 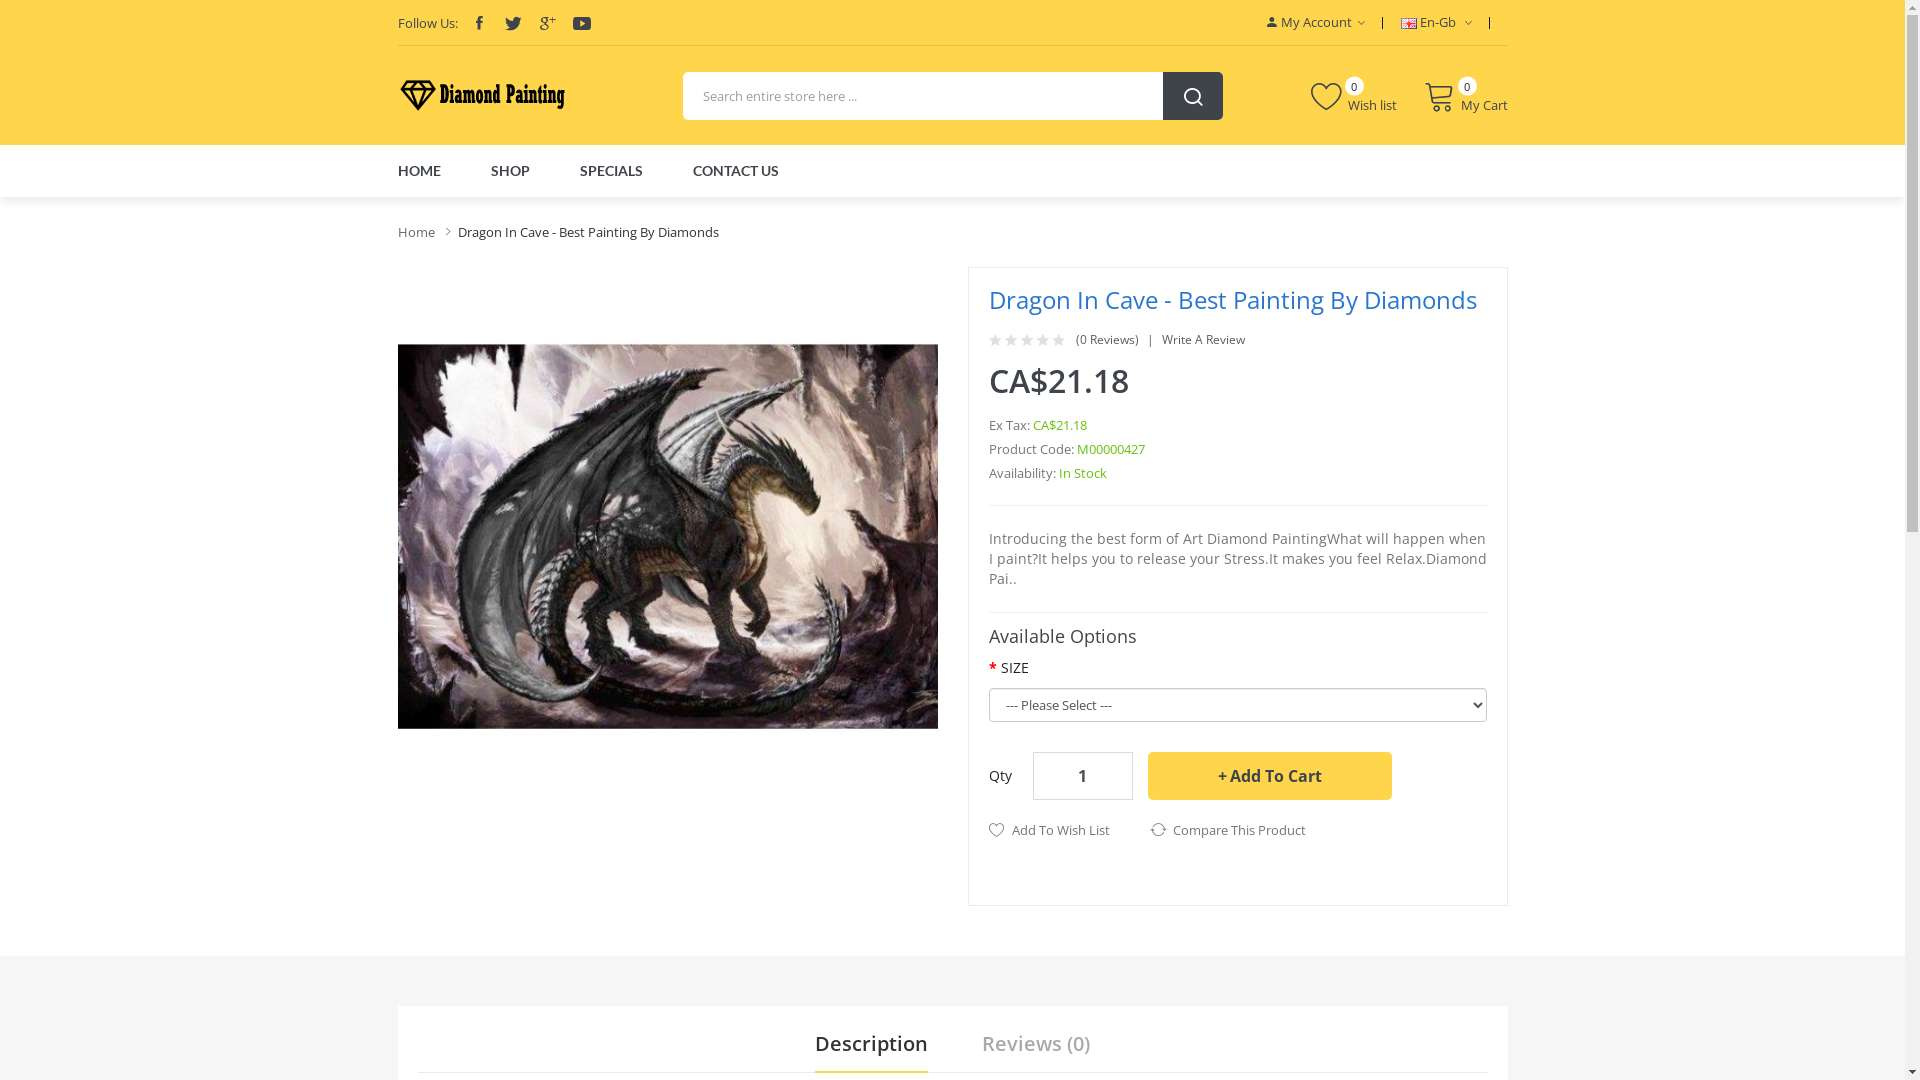 What do you see at coordinates (610, 169) in the screenshot?
I see `'SPECIALS'` at bounding box center [610, 169].